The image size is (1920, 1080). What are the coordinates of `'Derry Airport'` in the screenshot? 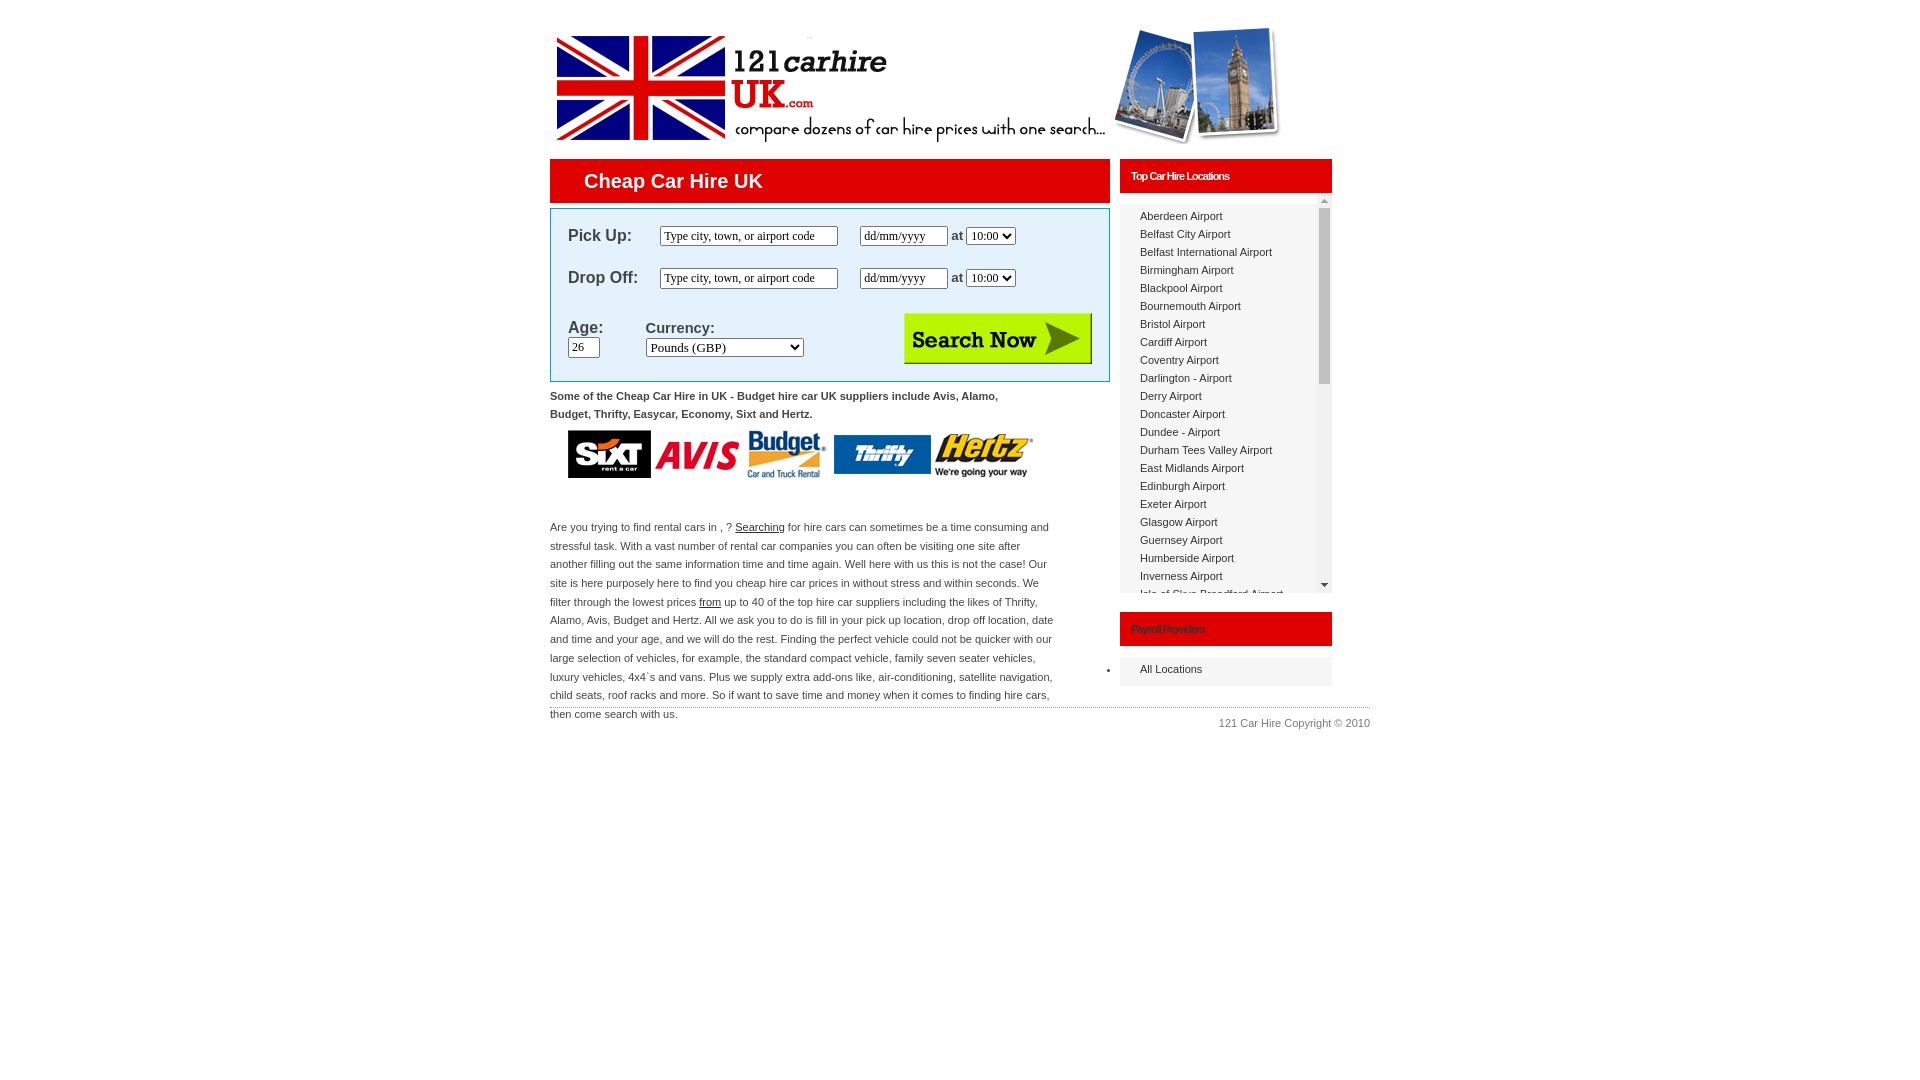 It's located at (1171, 396).